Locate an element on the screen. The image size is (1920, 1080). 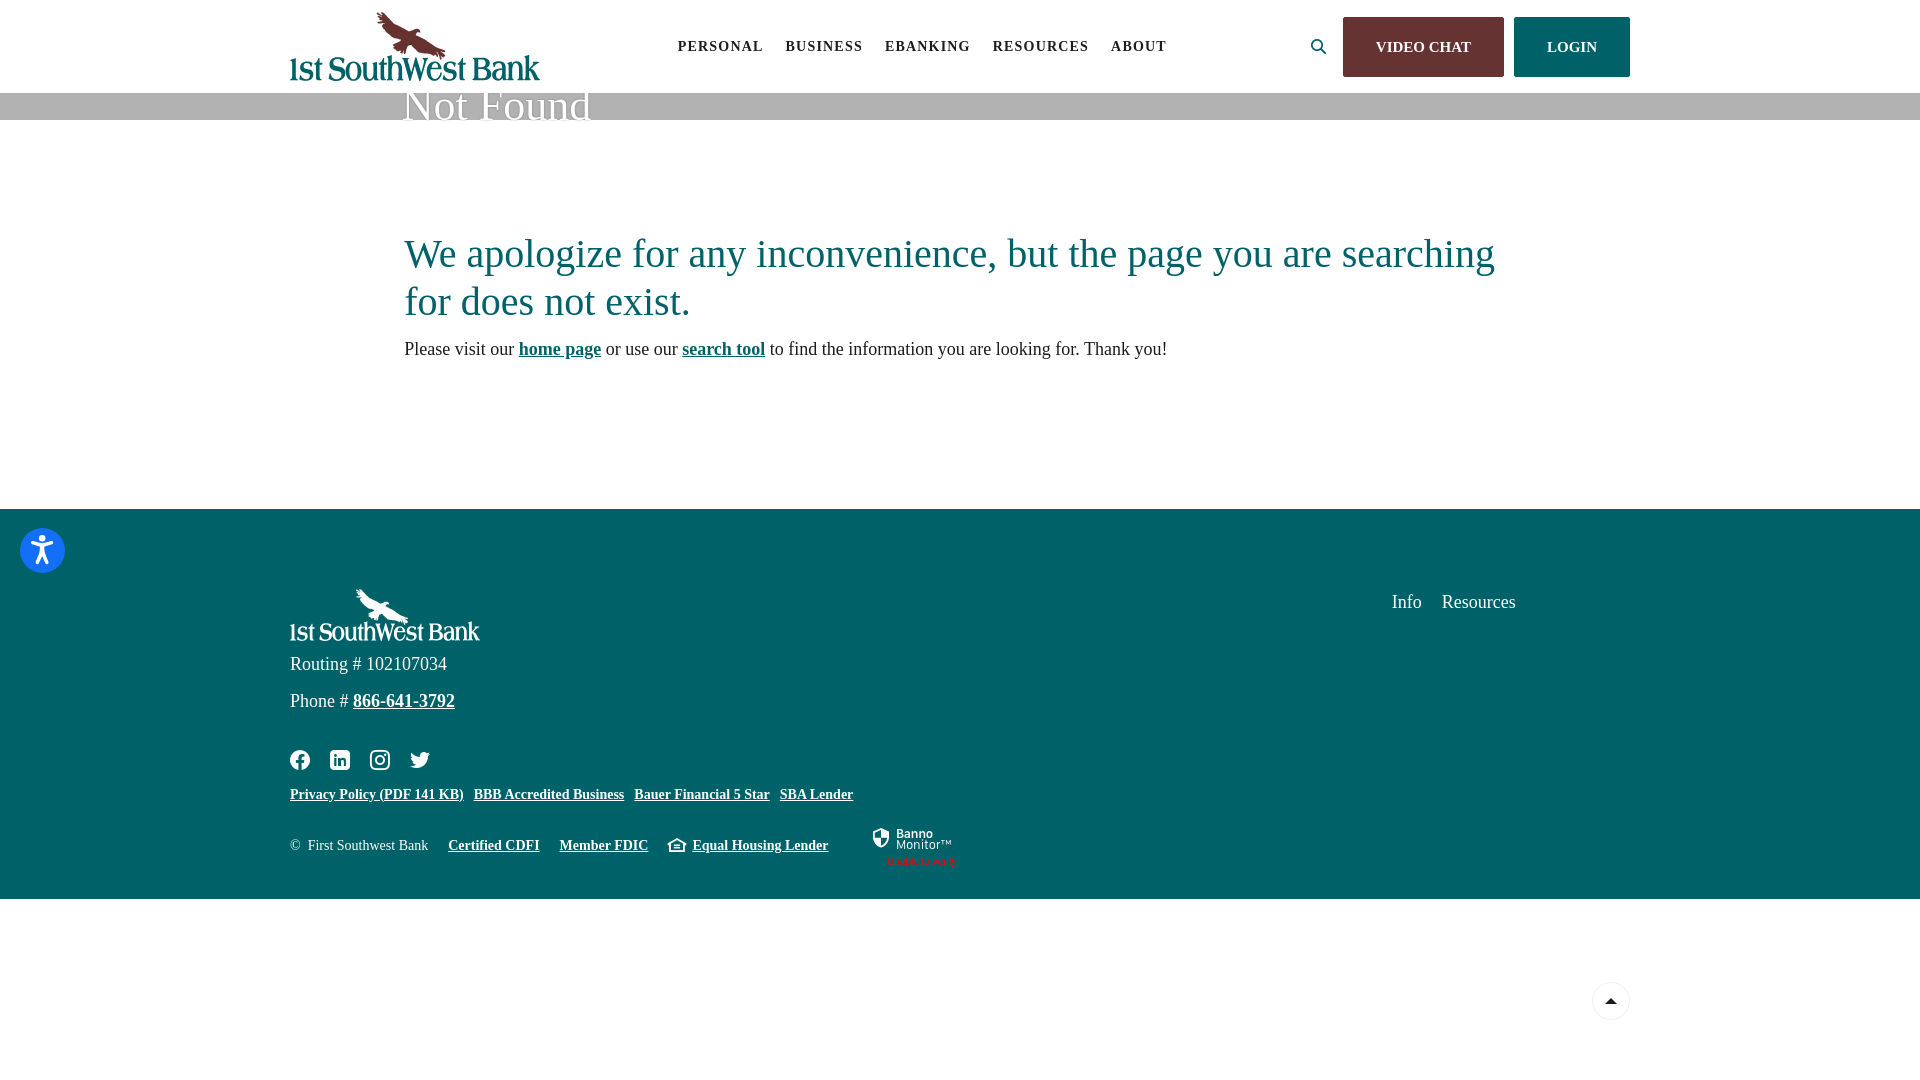
'First Southwest Bank, Alamosa, CO' is located at coordinates (413, 45).